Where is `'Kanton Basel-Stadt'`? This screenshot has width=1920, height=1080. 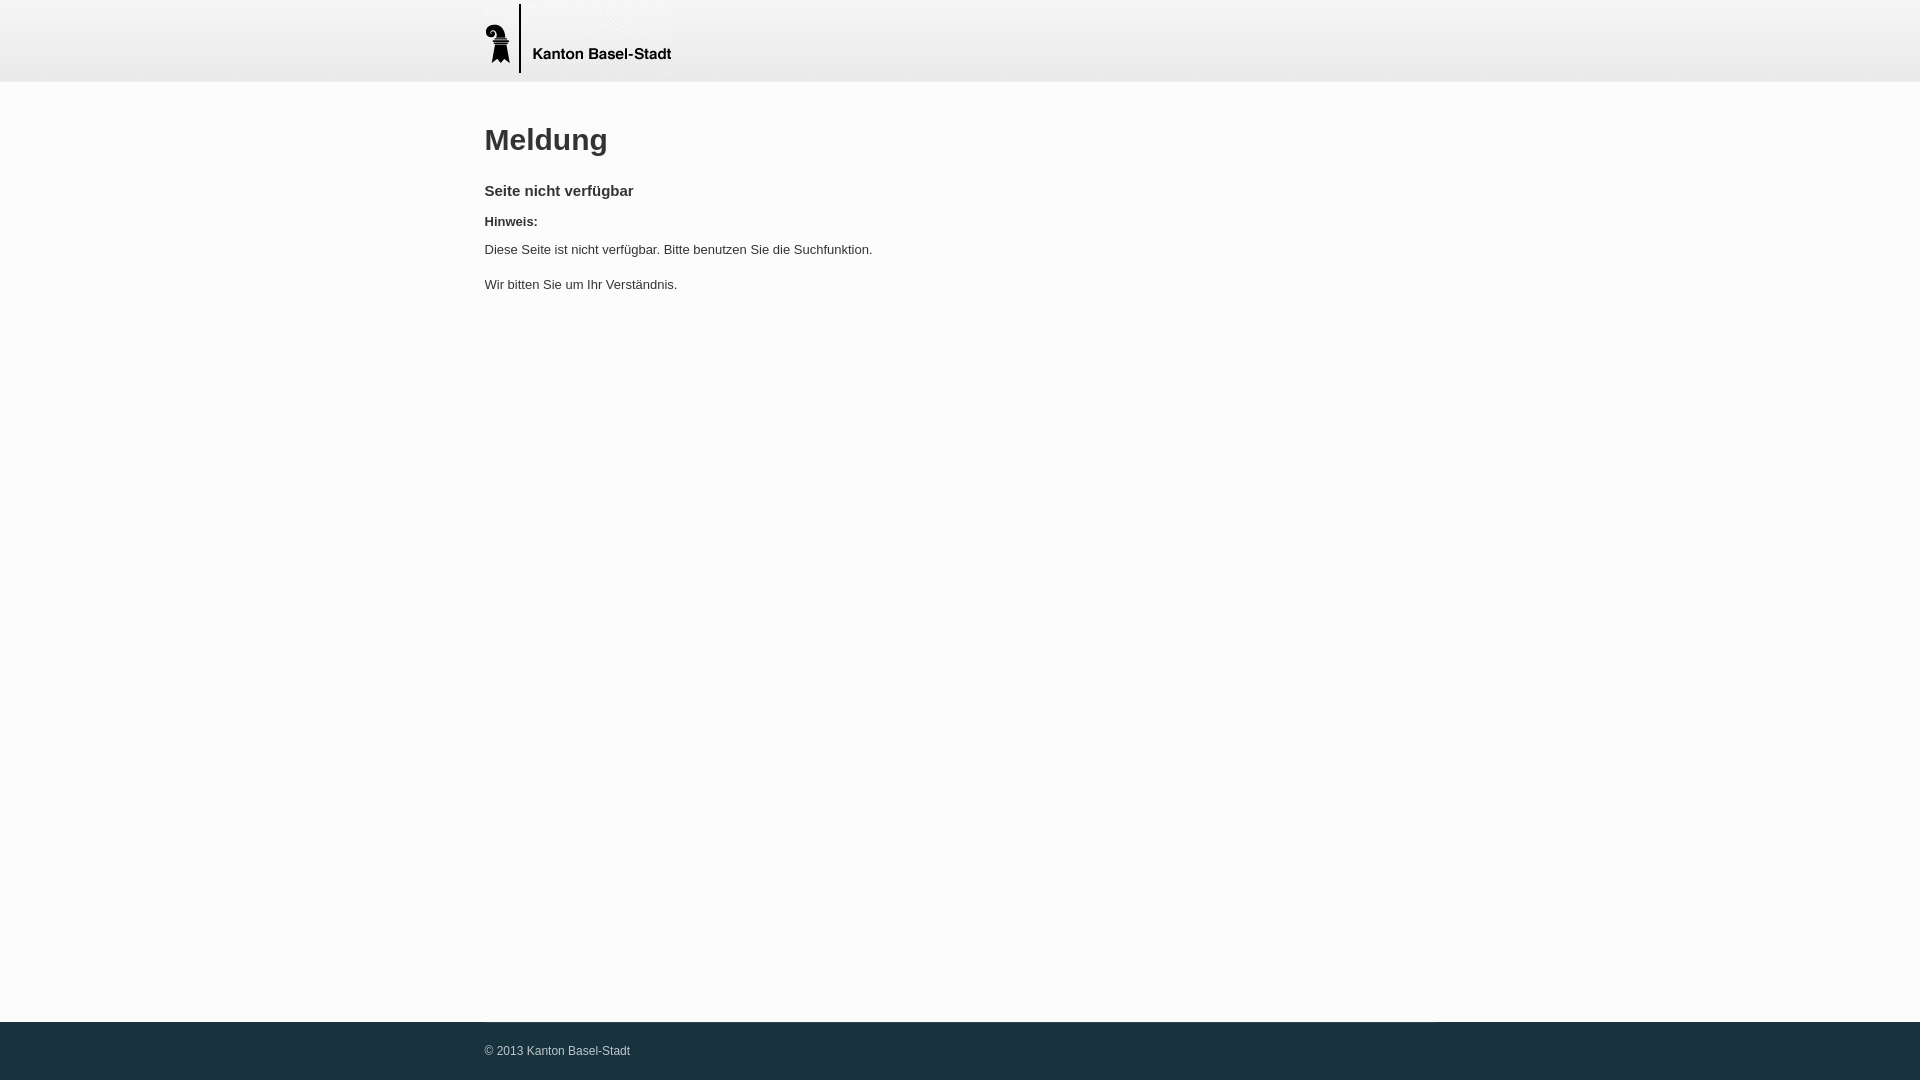 'Kanton Basel-Stadt' is located at coordinates (575, 39).